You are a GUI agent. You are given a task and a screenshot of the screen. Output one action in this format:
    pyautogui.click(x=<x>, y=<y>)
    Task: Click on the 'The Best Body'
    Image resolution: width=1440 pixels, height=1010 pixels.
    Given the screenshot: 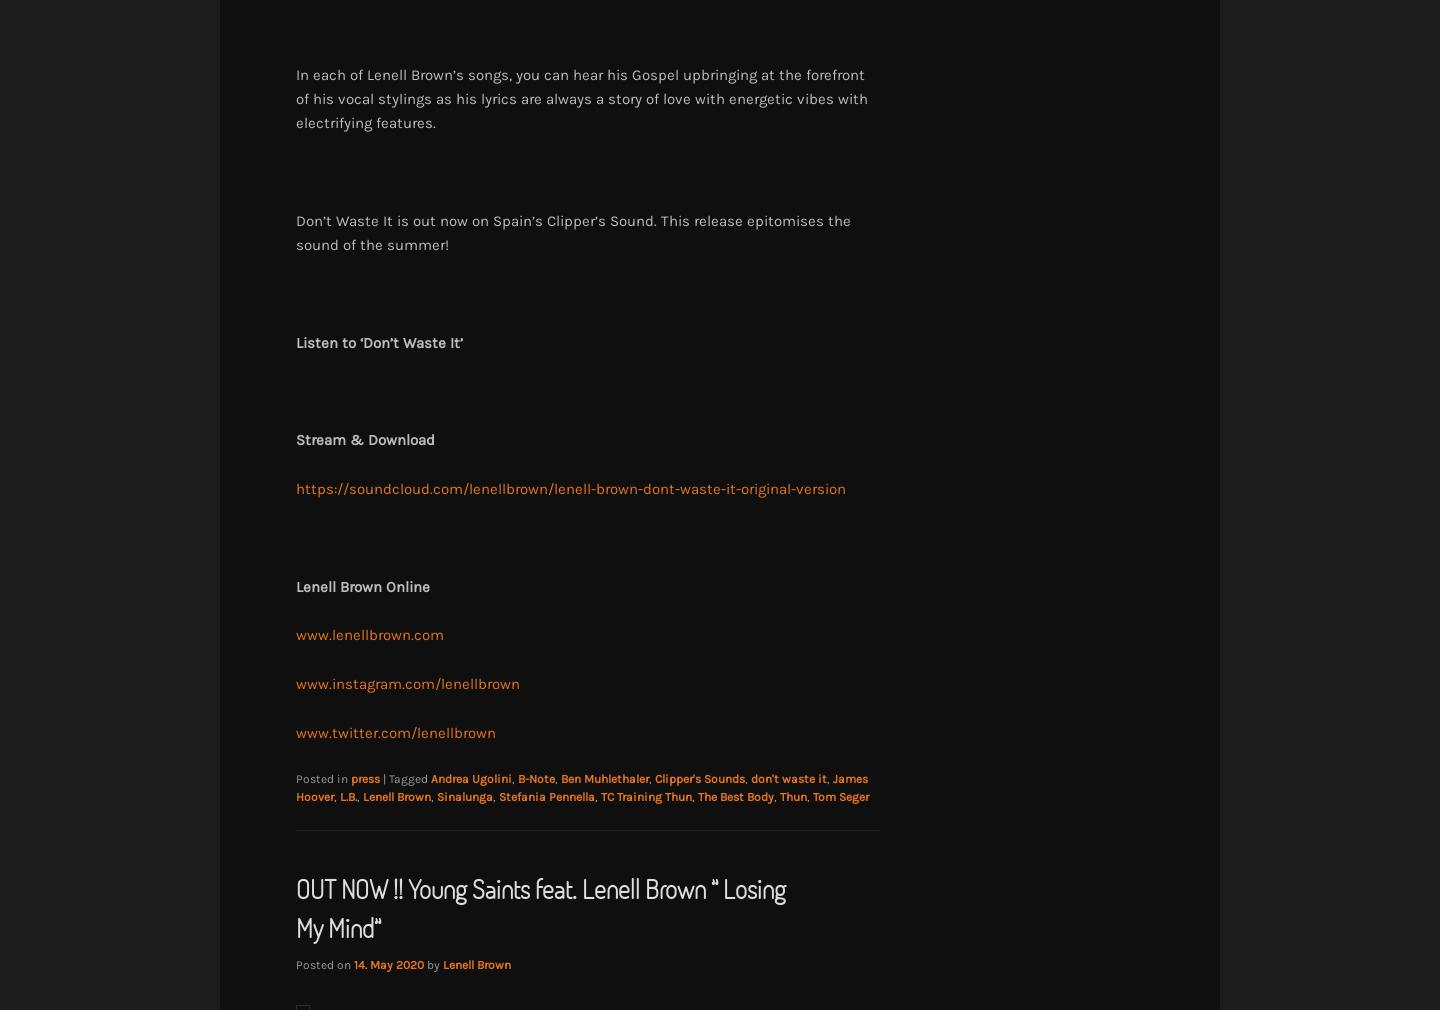 What is the action you would take?
    pyautogui.click(x=734, y=795)
    